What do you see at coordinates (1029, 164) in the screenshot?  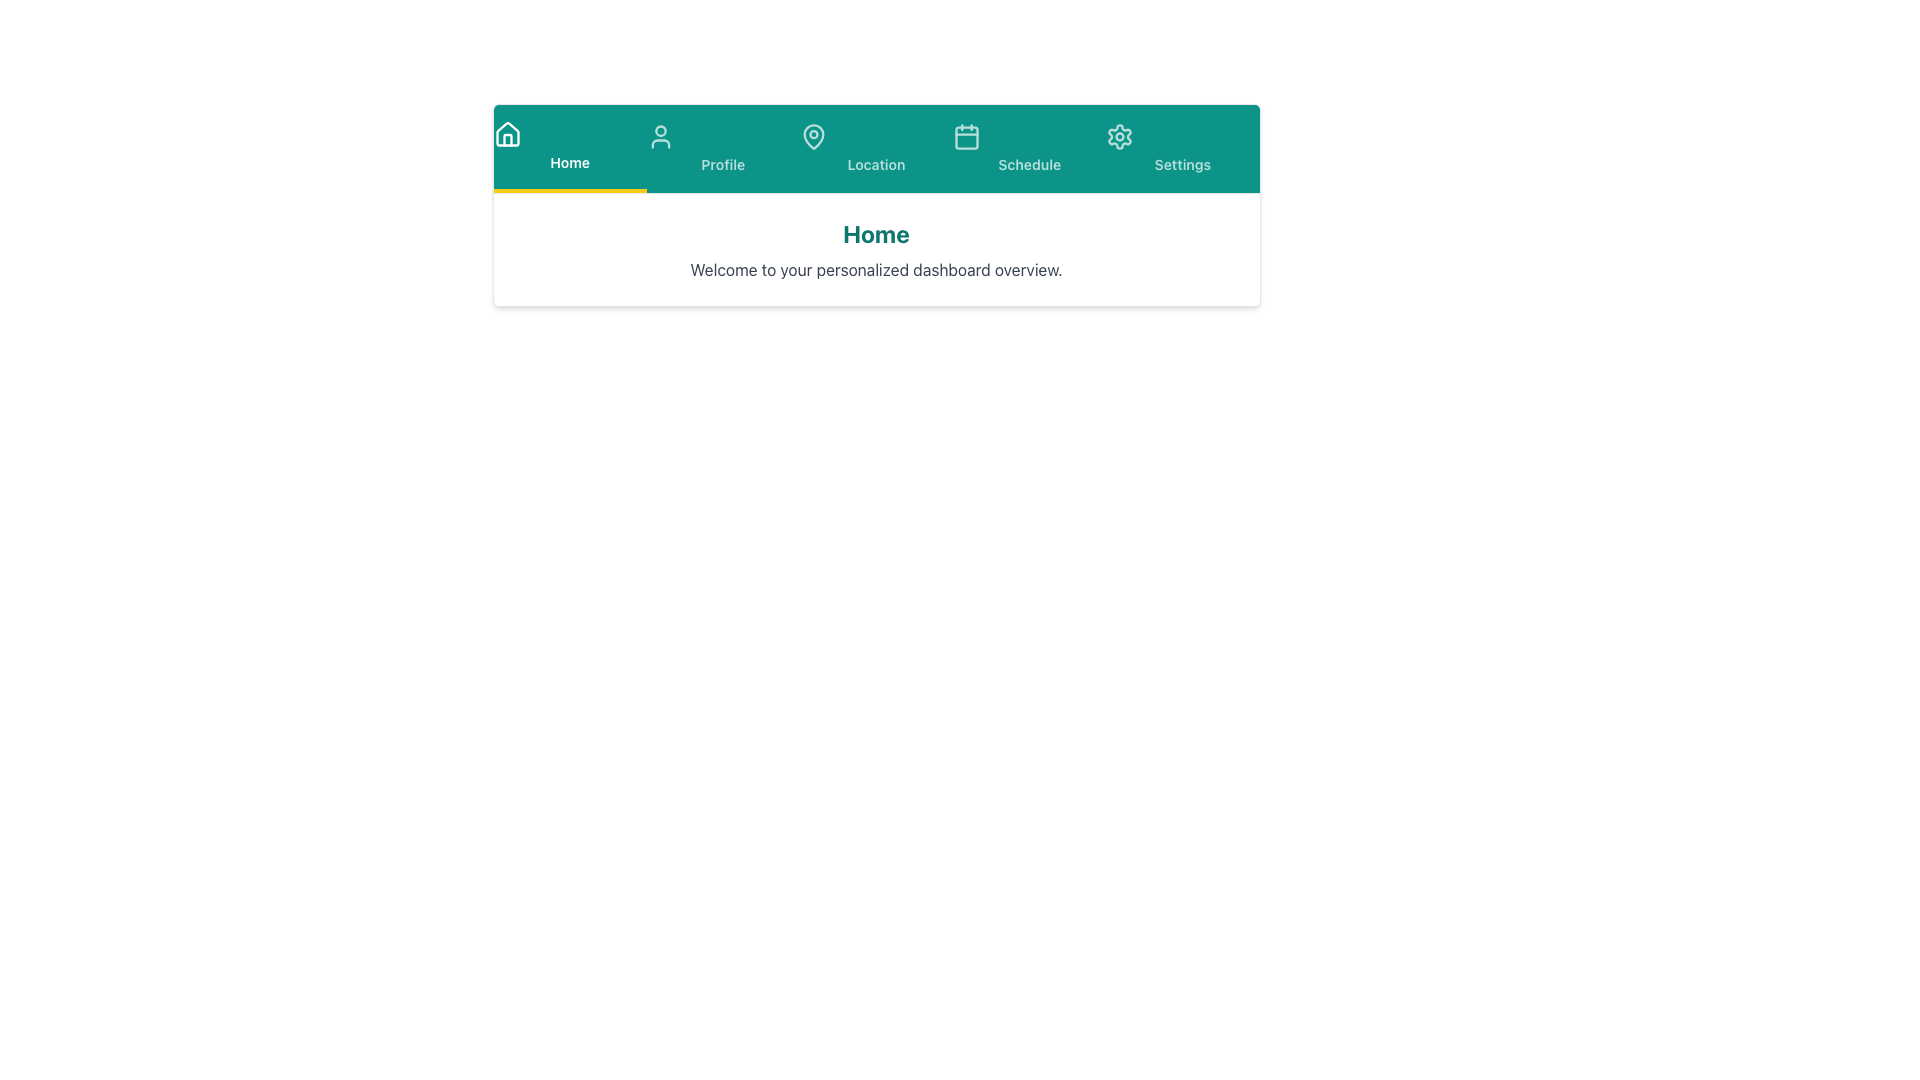 I see `text from the 'Schedule' label in the navigation menu, which is the fourth item from the left in the horizontal navigation bar at the top of the interface` at bounding box center [1029, 164].